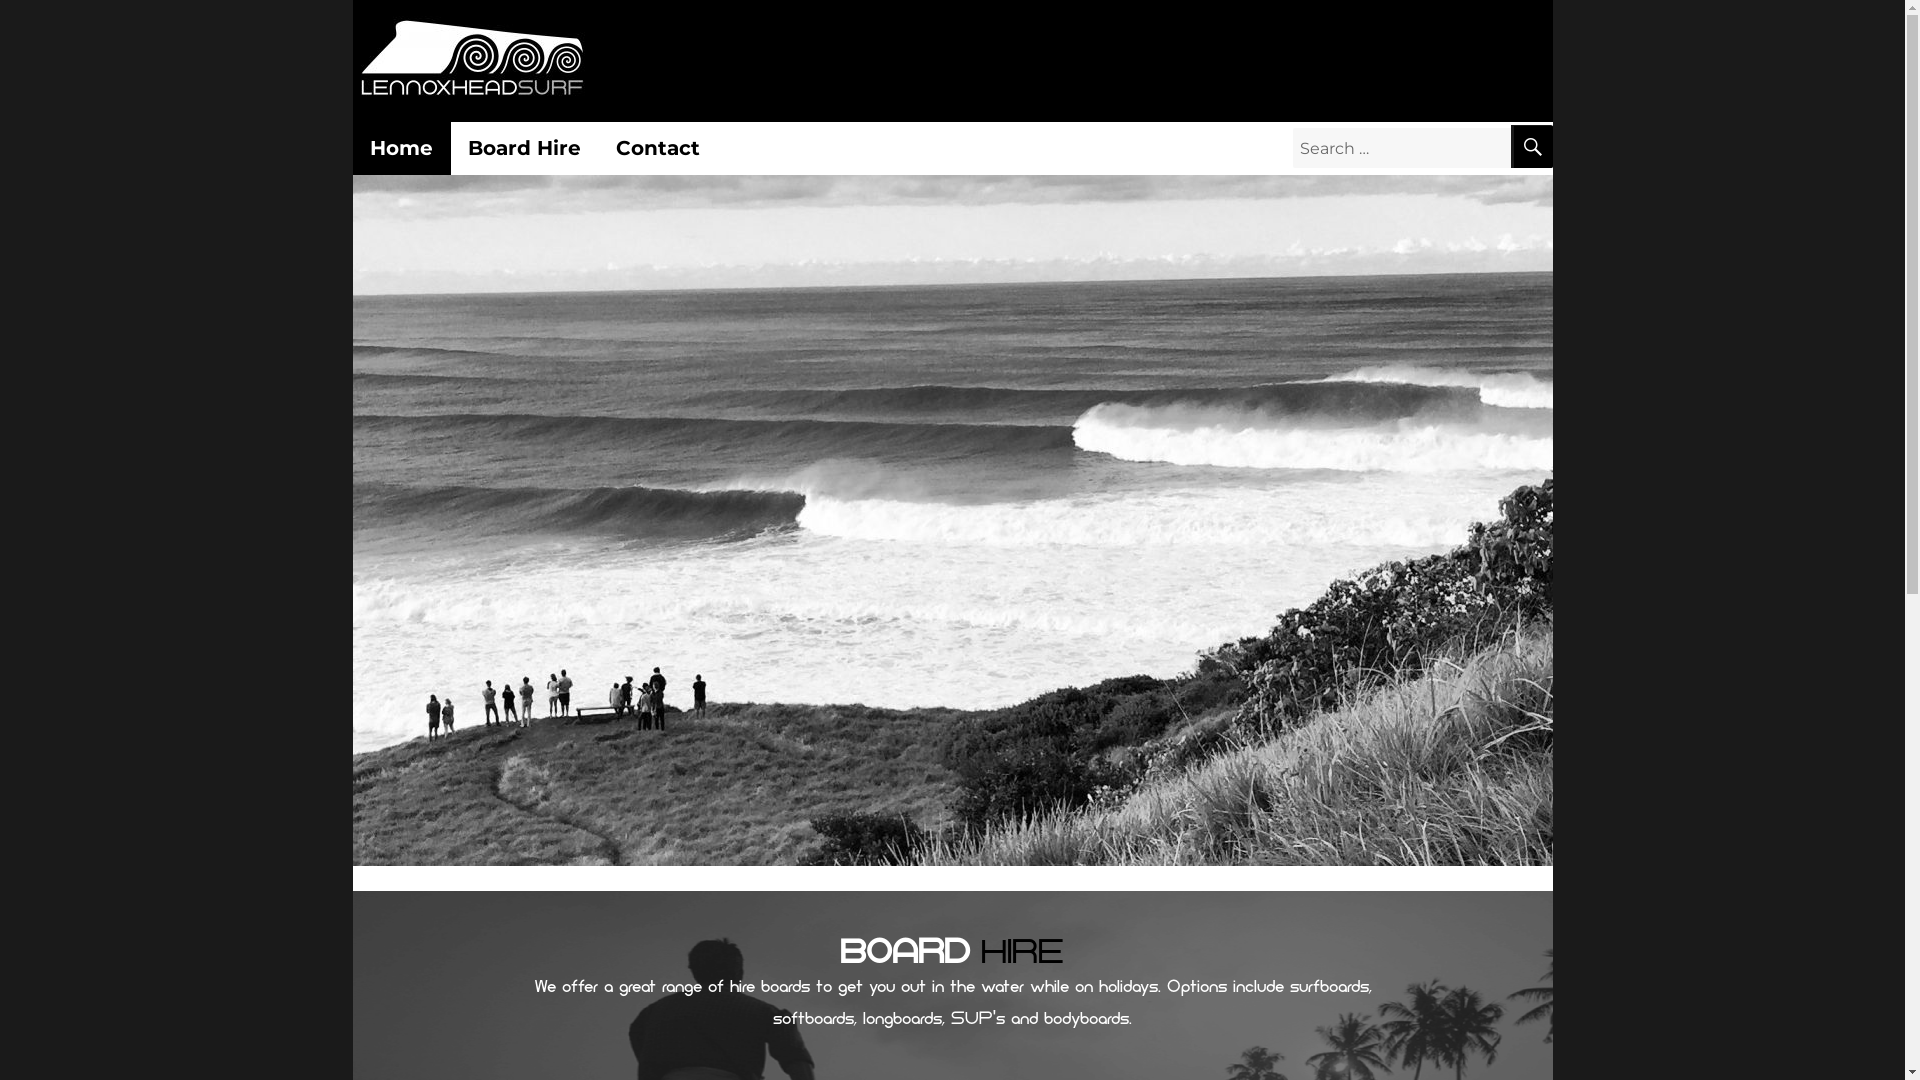 This screenshot has width=1920, height=1080. What do you see at coordinates (523, 147) in the screenshot?
I see `'Board Hire'` at bounding box center [523, 147].